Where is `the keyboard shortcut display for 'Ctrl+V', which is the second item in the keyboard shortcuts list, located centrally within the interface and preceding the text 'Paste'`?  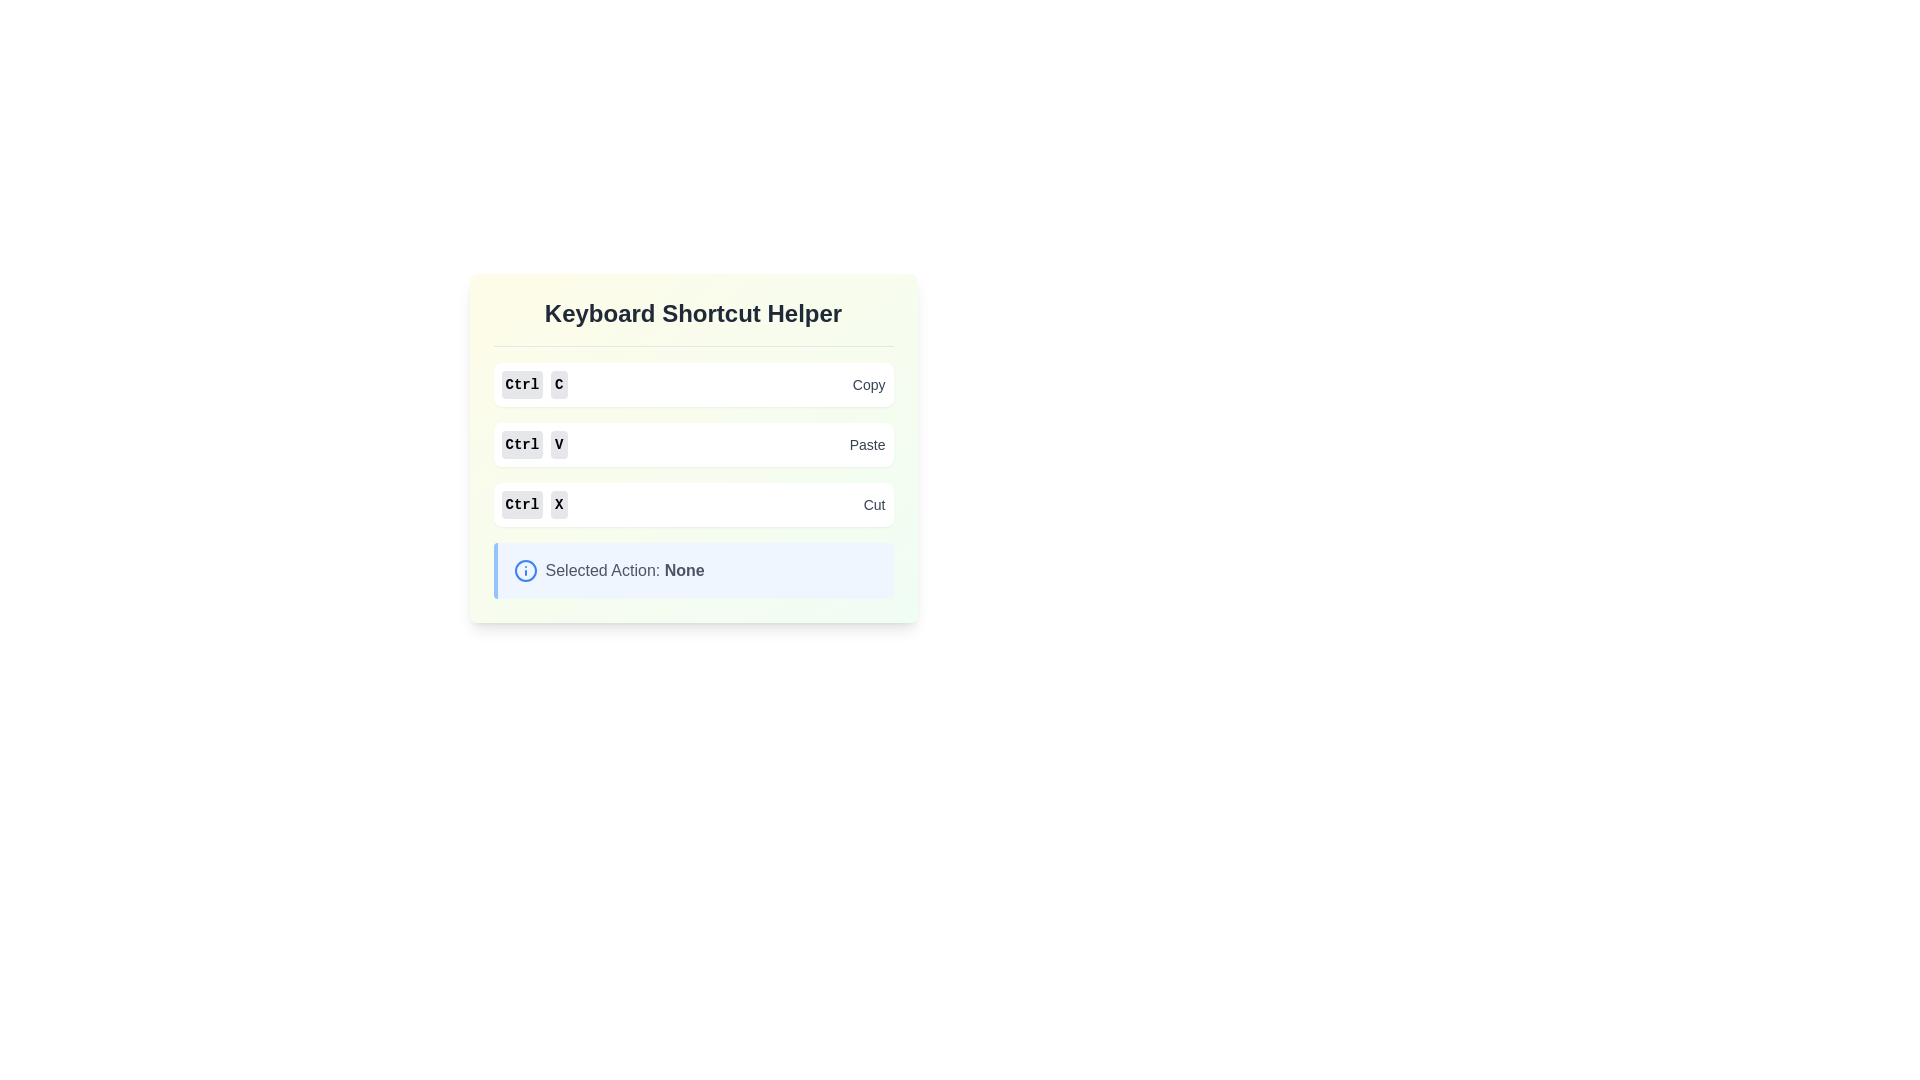 the keyboard shortcut display for 'Ctrl+V', which is the second item in the keyboard shortcuts list, located centrally within the interface and preceding the text 'Paste' is located at coordinates (534, 443).